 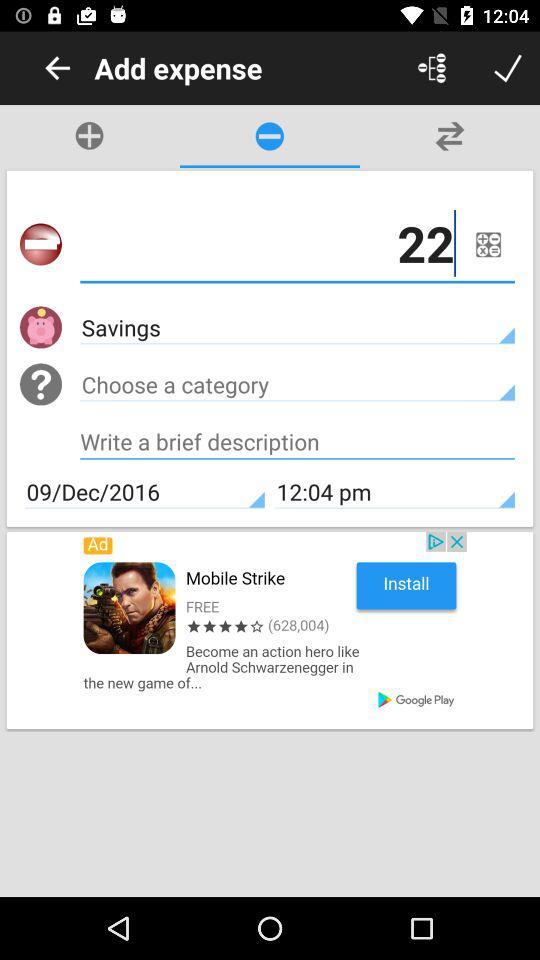 I want to click on date, so click(x=487, y=243).